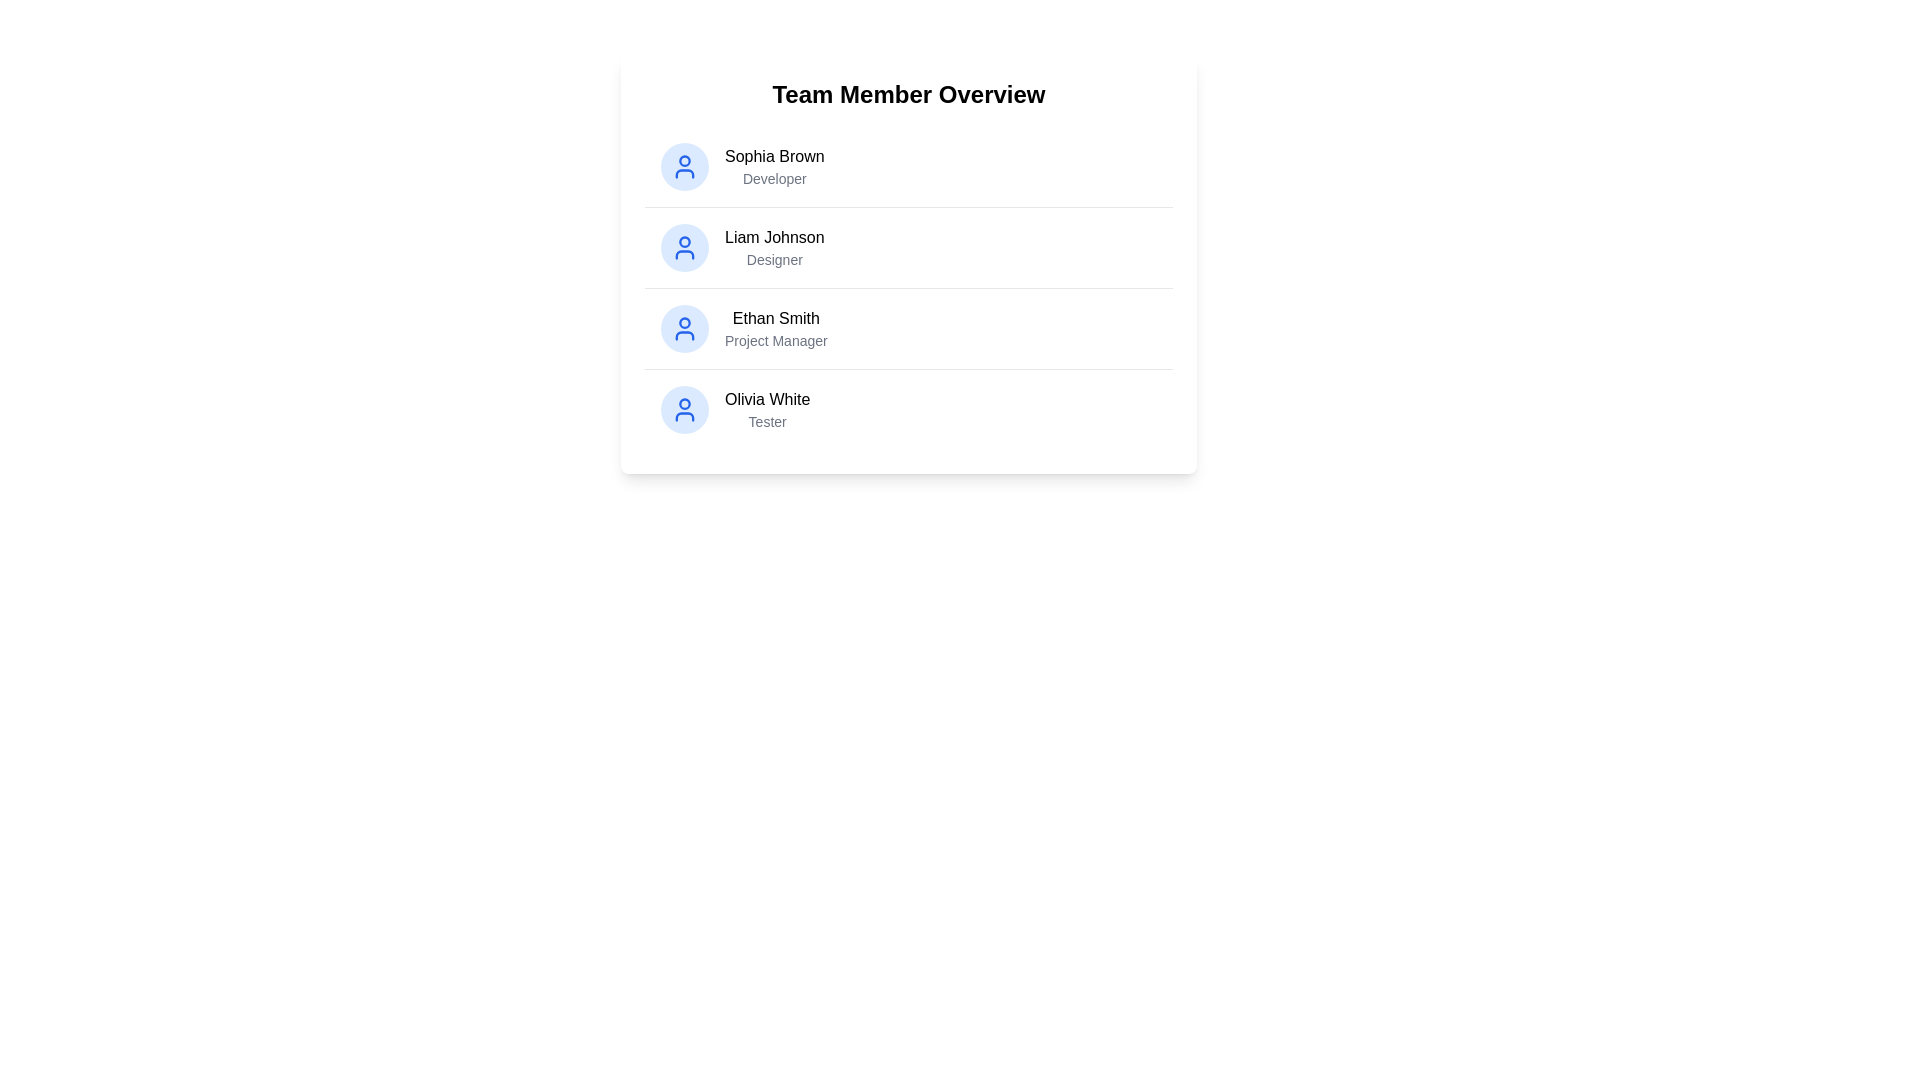  What do you see at coordinates (685, 165) in the screenshot?
I see `the user silhouette icon representing 'Sophia Brown', a Developer, located in the top-left area of the 'Team Member Overview' card` at bounding box center [685, 165].